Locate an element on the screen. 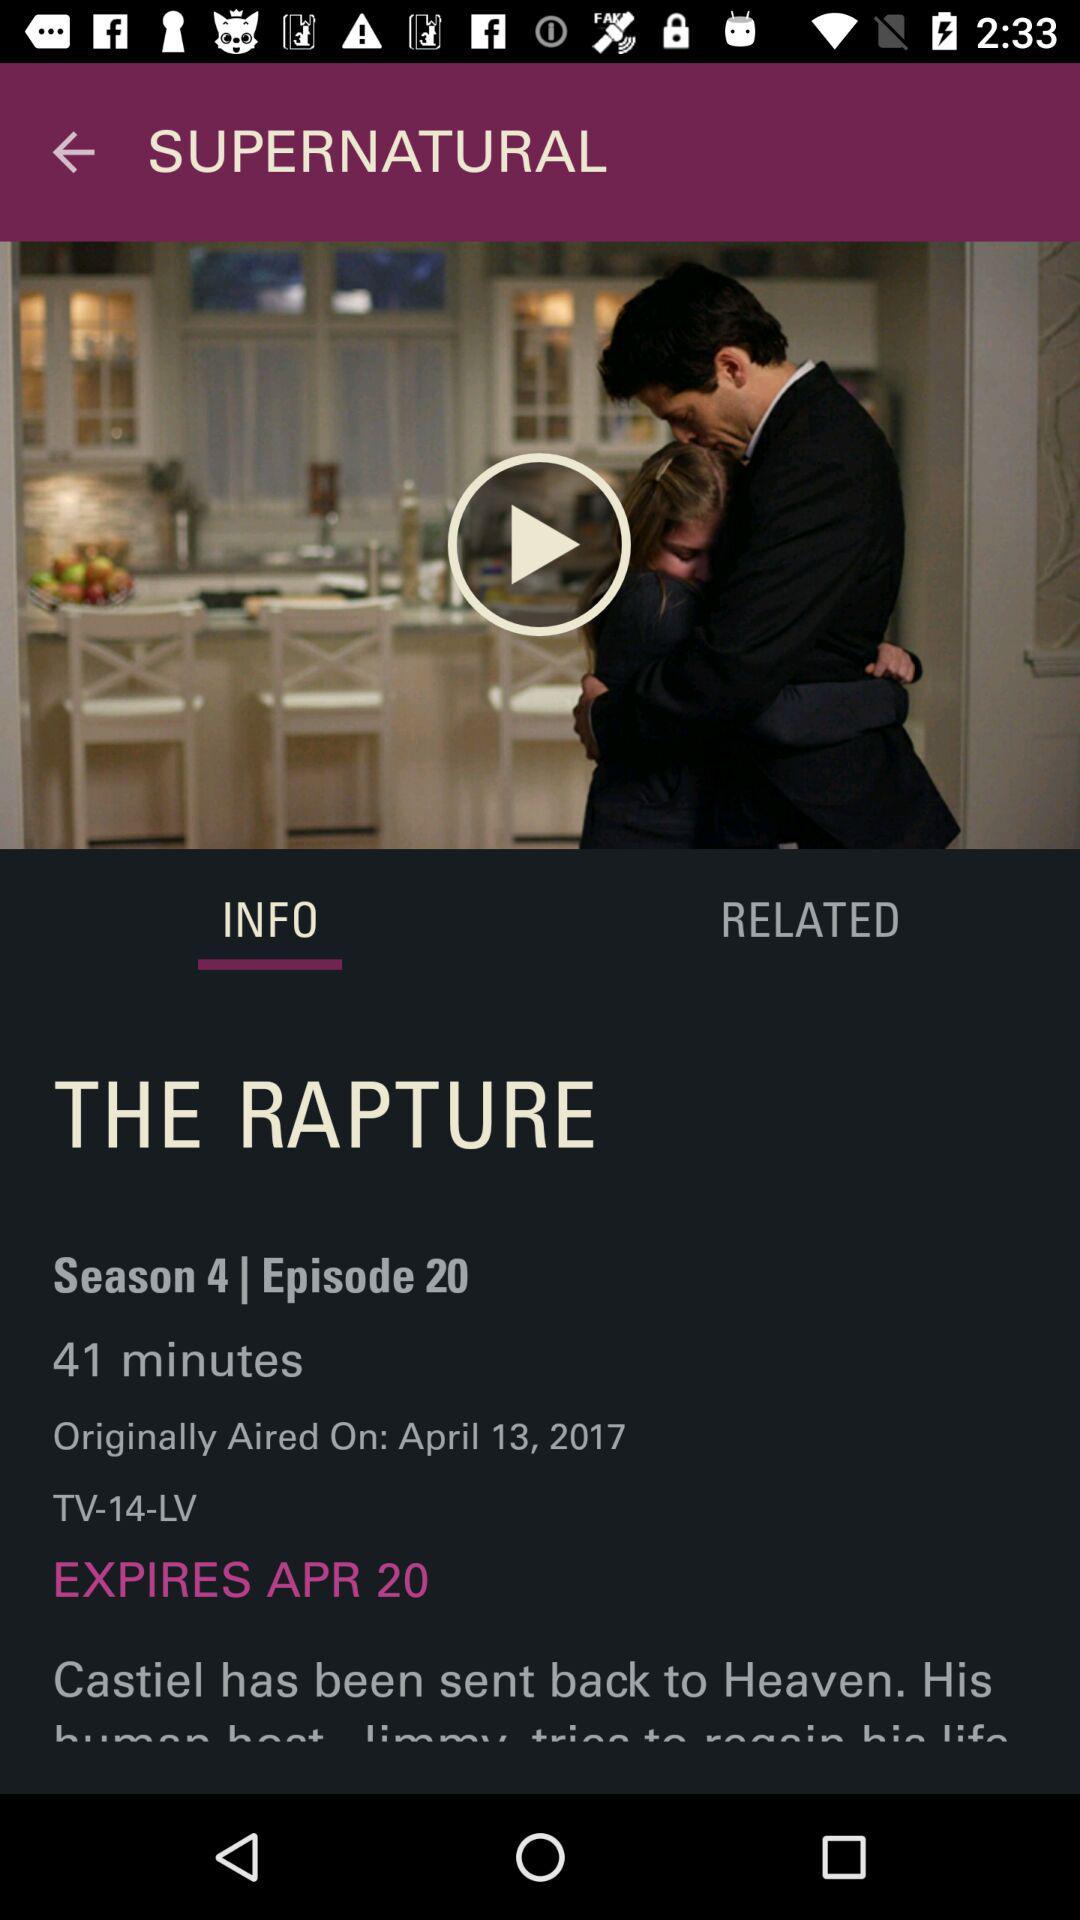  item next to the supernatural item is located at coordinates (72, 151).